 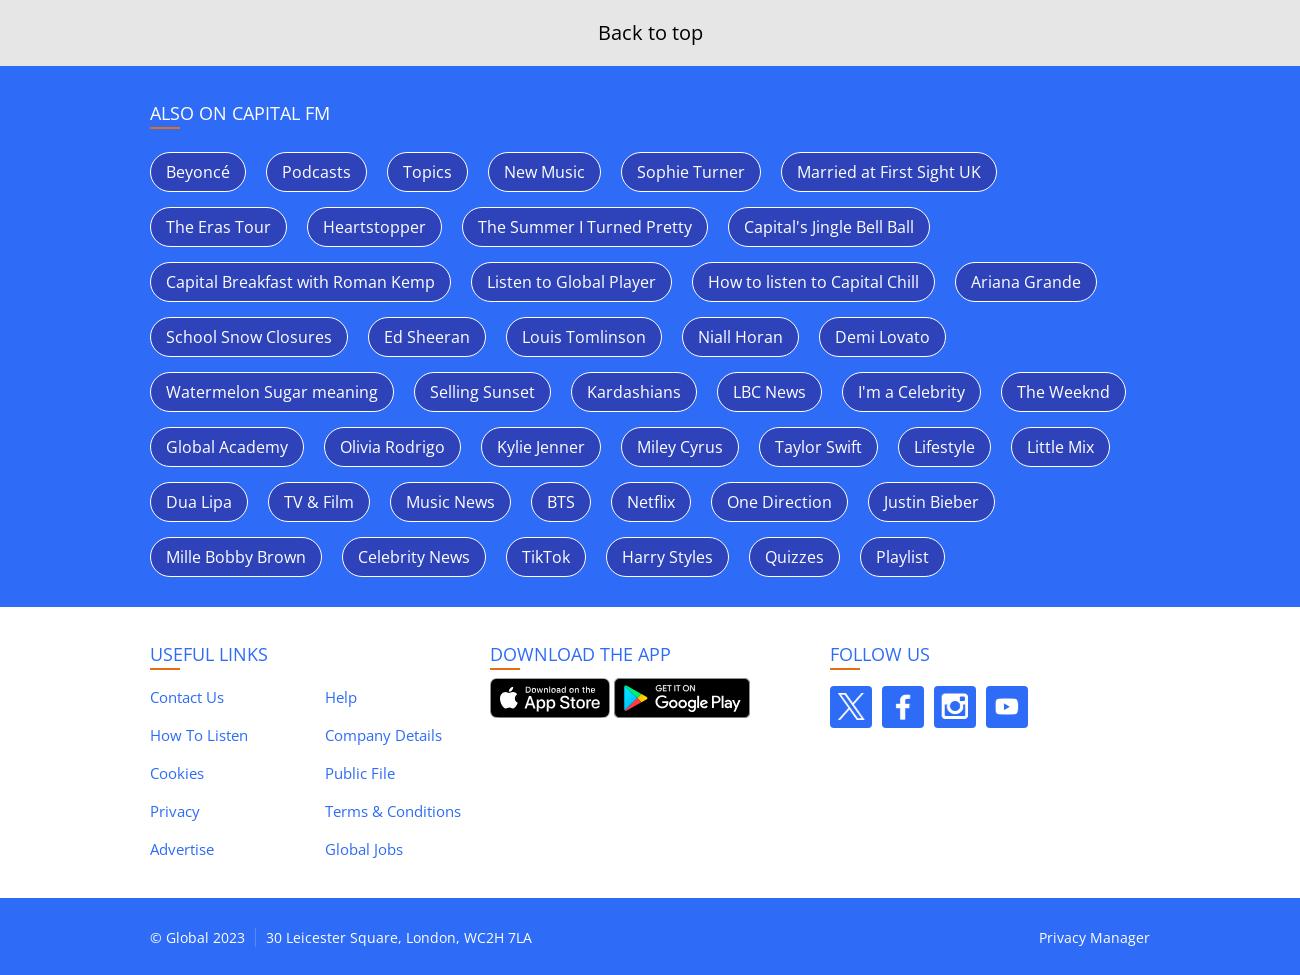 What do you see at coordinates (679, 447) in the screenshot?
I see `'Miley Cyrus'` at bounding box center [679, 447].